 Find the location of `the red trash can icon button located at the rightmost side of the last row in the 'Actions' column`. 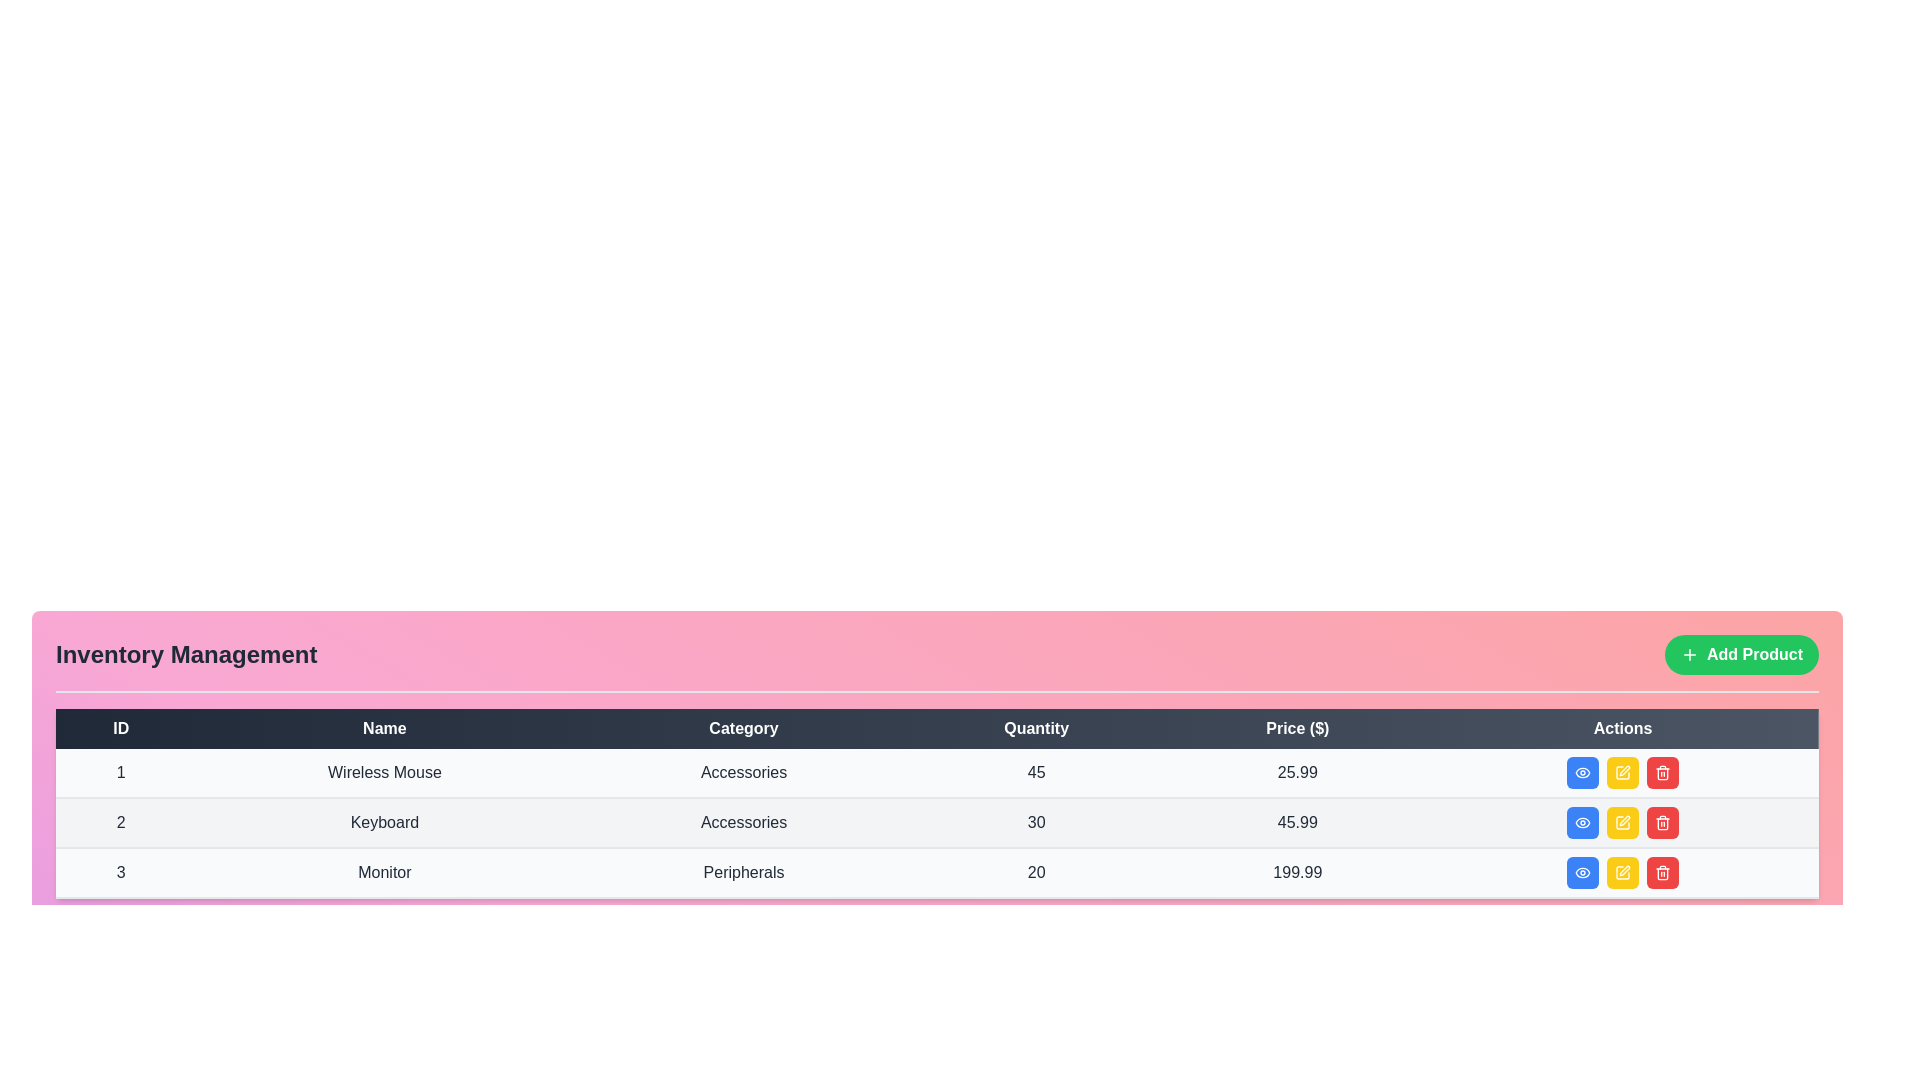

the red trash can icon button located at the rightmost side of the last row in the 'Actions' column is located at coordinates (1663, 822).